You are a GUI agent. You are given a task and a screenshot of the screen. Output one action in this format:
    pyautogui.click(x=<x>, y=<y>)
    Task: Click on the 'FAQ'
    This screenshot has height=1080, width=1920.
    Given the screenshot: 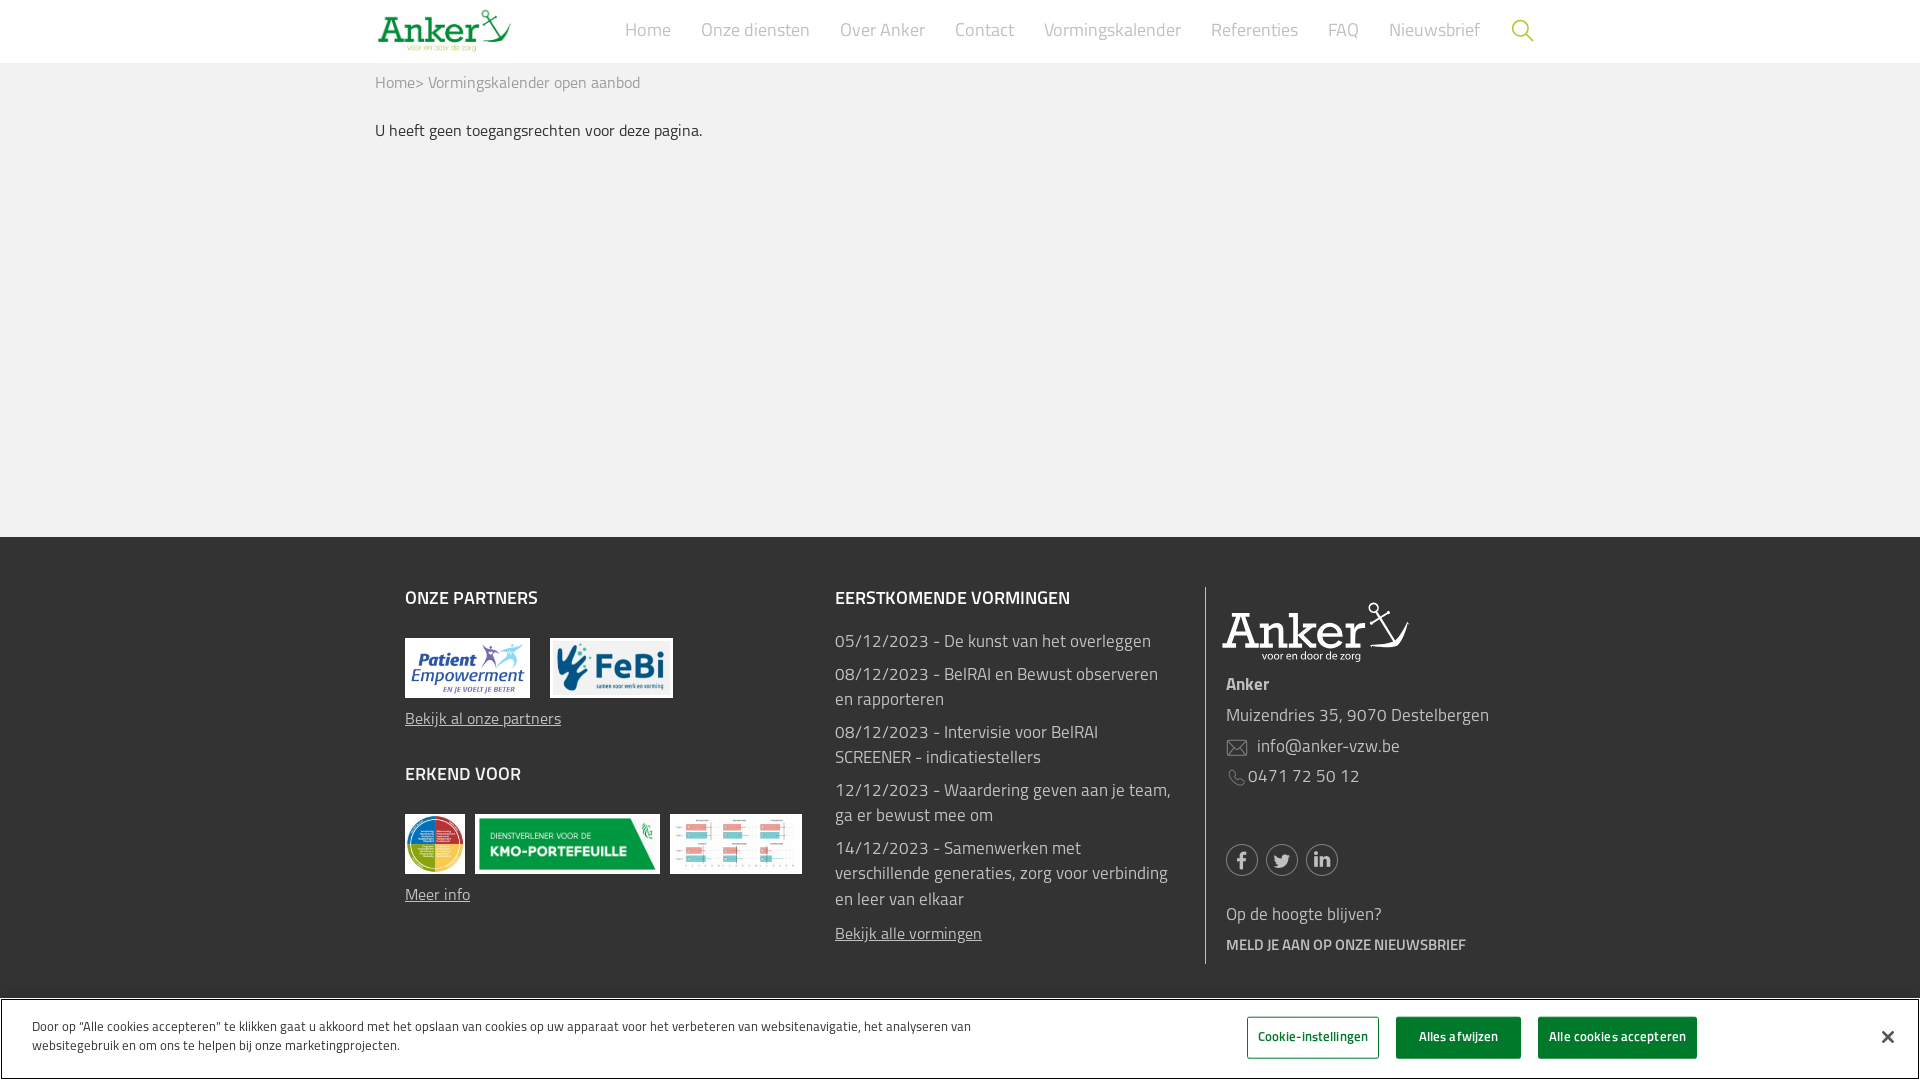 What is the action you would take?
    pyautogui.click(x=1318, y=31)
    